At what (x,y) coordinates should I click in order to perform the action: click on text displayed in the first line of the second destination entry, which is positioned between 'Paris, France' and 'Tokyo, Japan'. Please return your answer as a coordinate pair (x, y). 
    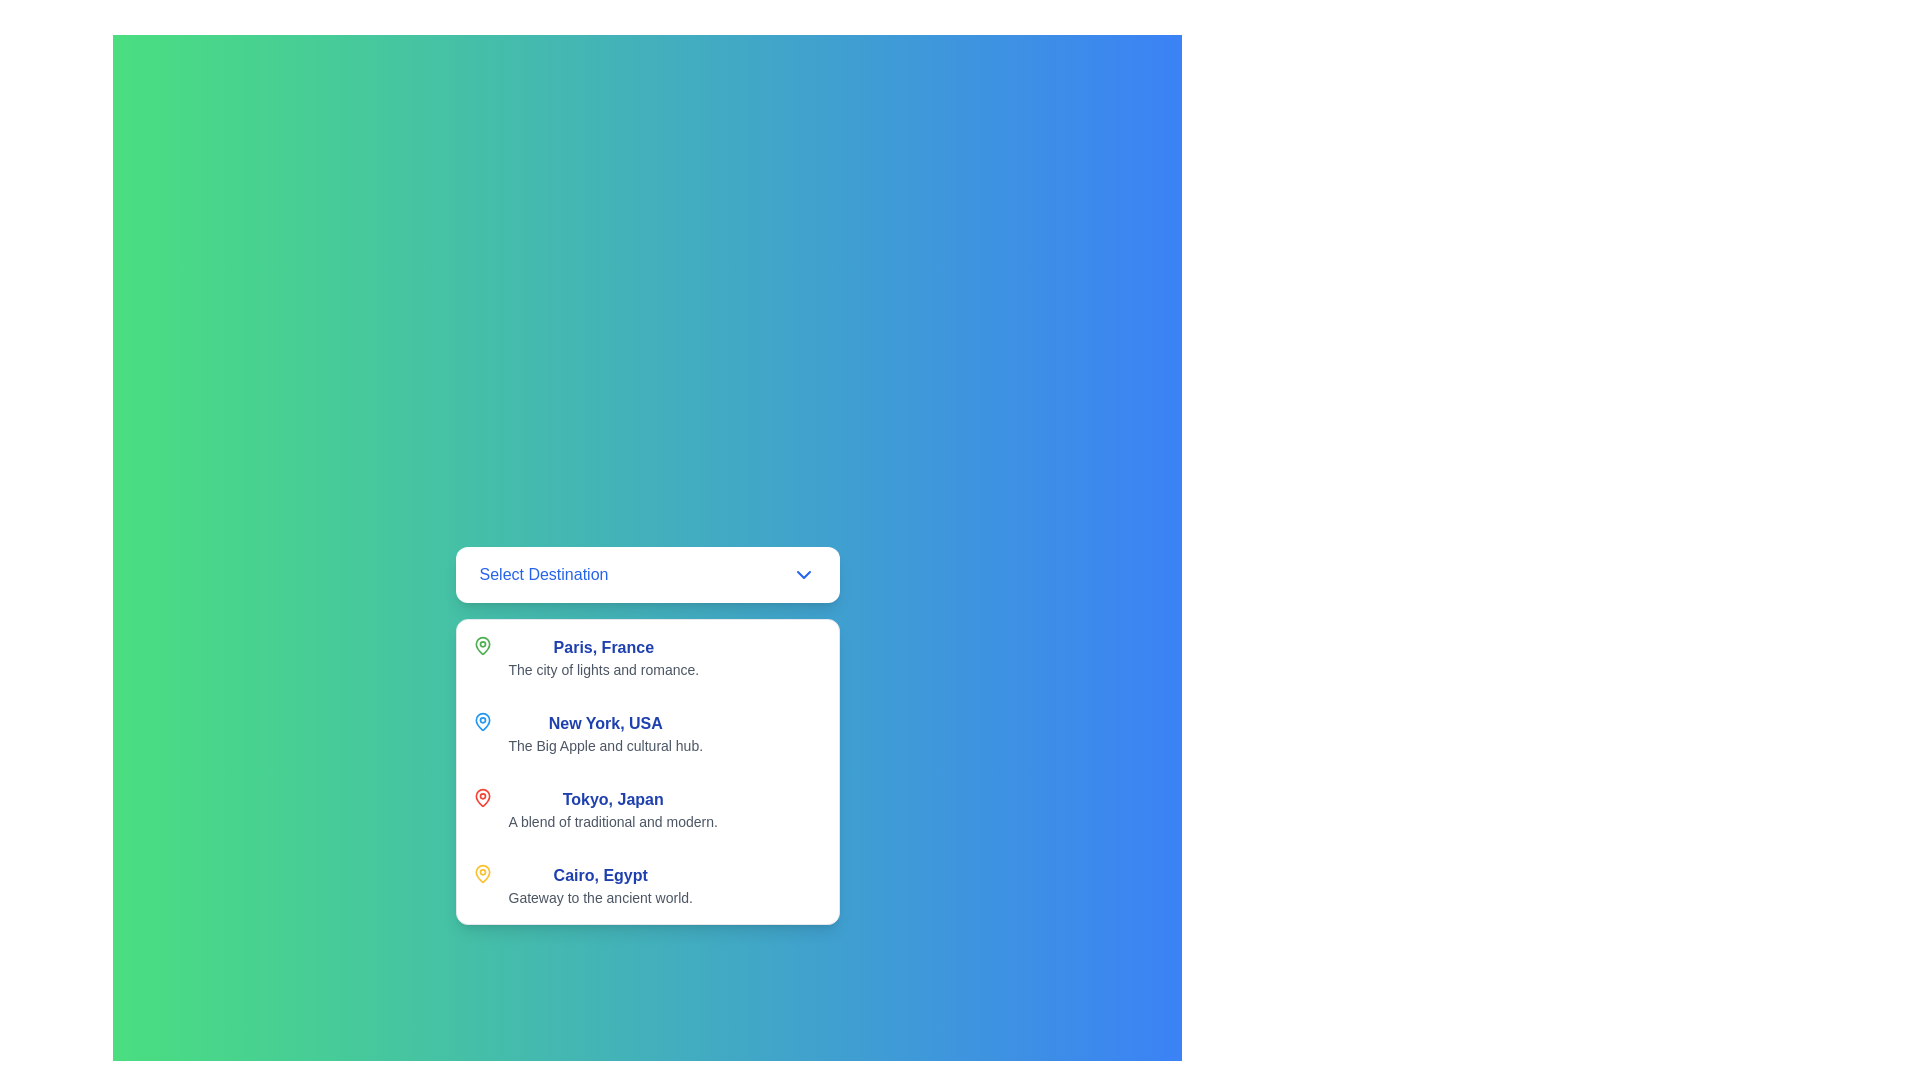
    Looking at the image, I should click on (604, 724).